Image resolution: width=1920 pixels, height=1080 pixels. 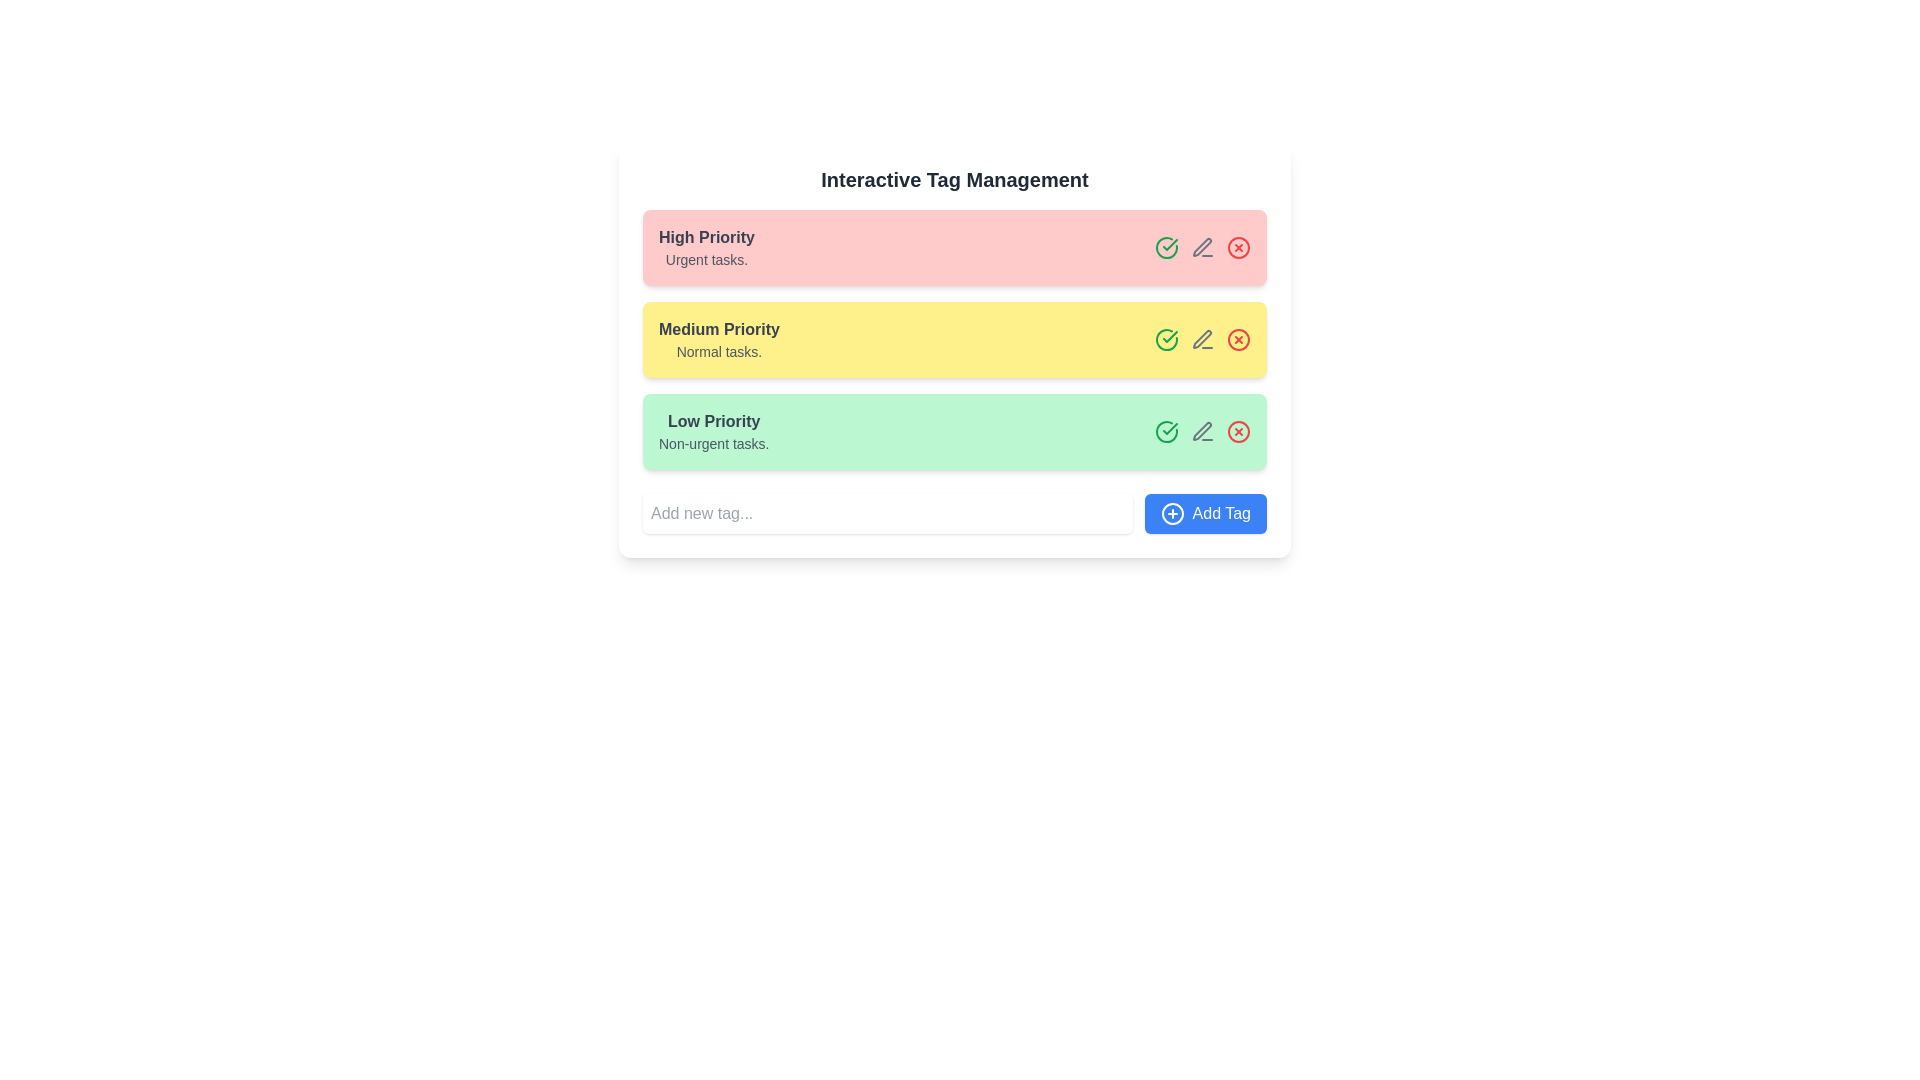 I want to click on the delete icon located as the third icon in a row of interactive icons on the right side of the 'High Priority' bar, so click(x=1237, y=246).